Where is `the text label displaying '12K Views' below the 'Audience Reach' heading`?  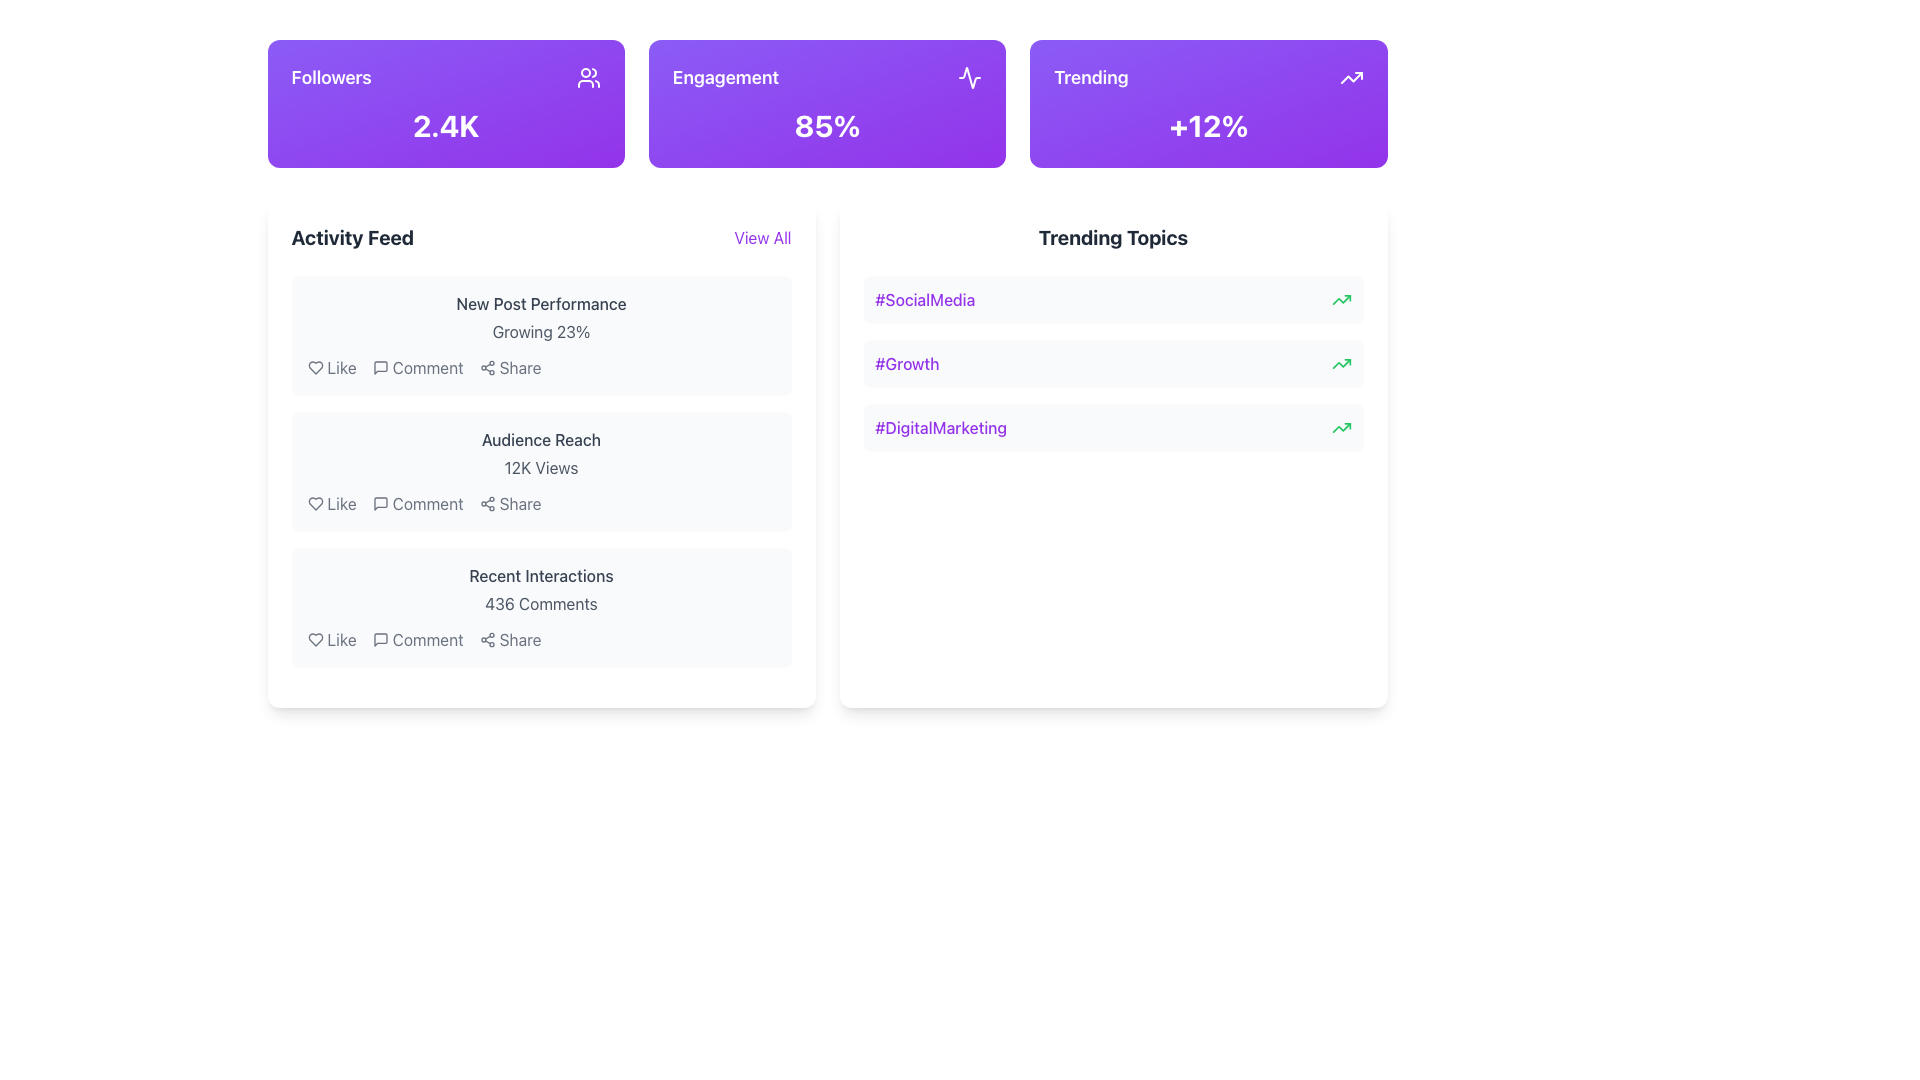 the text label displaying '12K Views' below the 'Audience Reach' heading is located at coordinates (541, 467).